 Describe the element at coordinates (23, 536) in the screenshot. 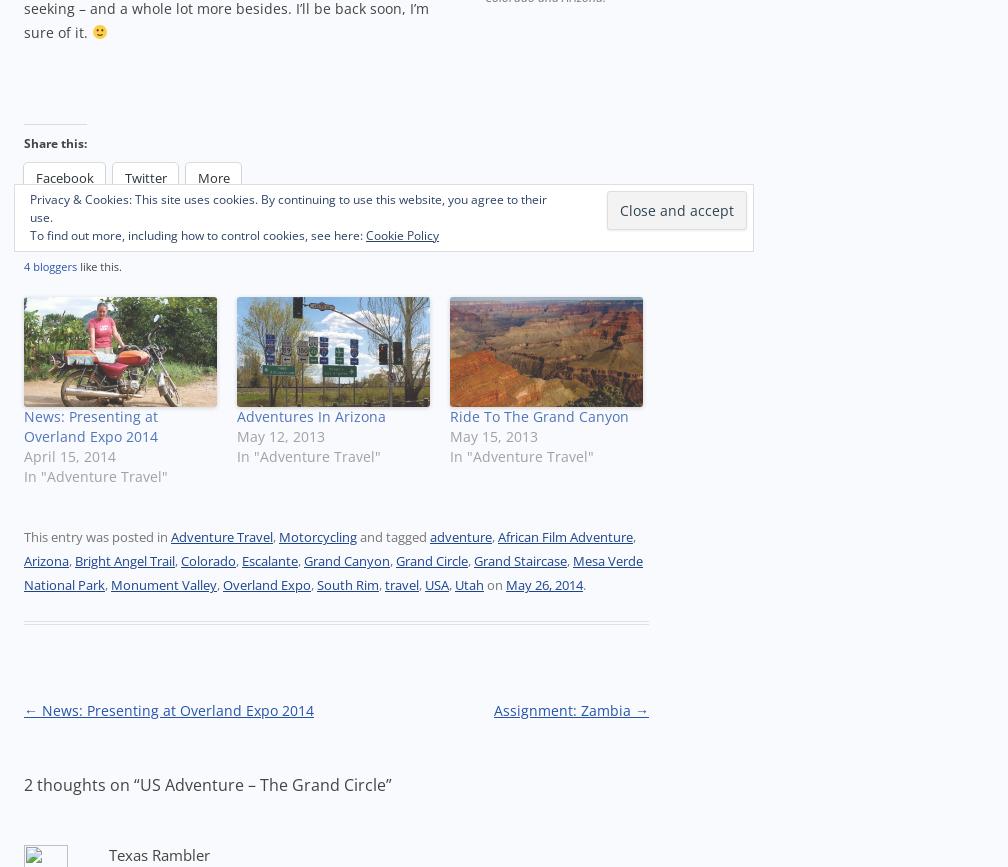

I see `'This entry was posted in'` at that location.